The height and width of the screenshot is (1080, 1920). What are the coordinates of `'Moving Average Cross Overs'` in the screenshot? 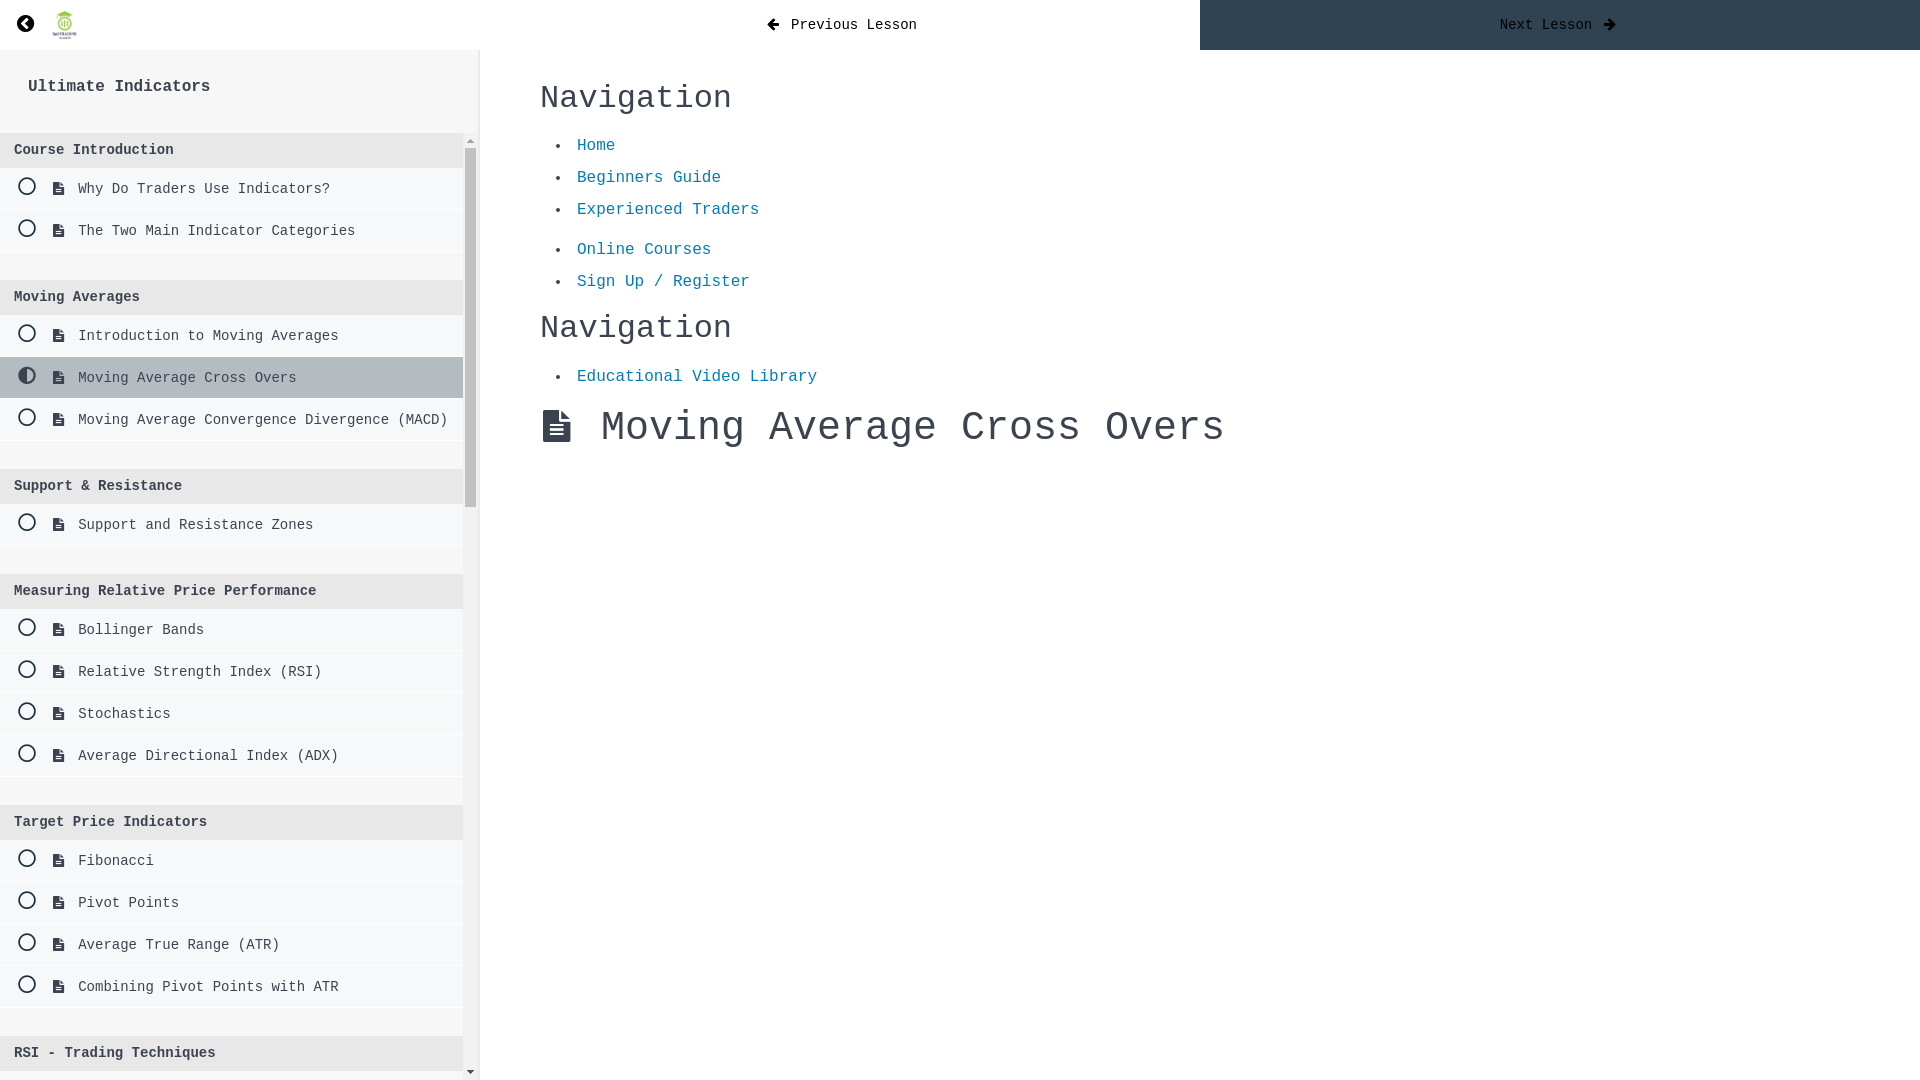 It's located at (231, 378).